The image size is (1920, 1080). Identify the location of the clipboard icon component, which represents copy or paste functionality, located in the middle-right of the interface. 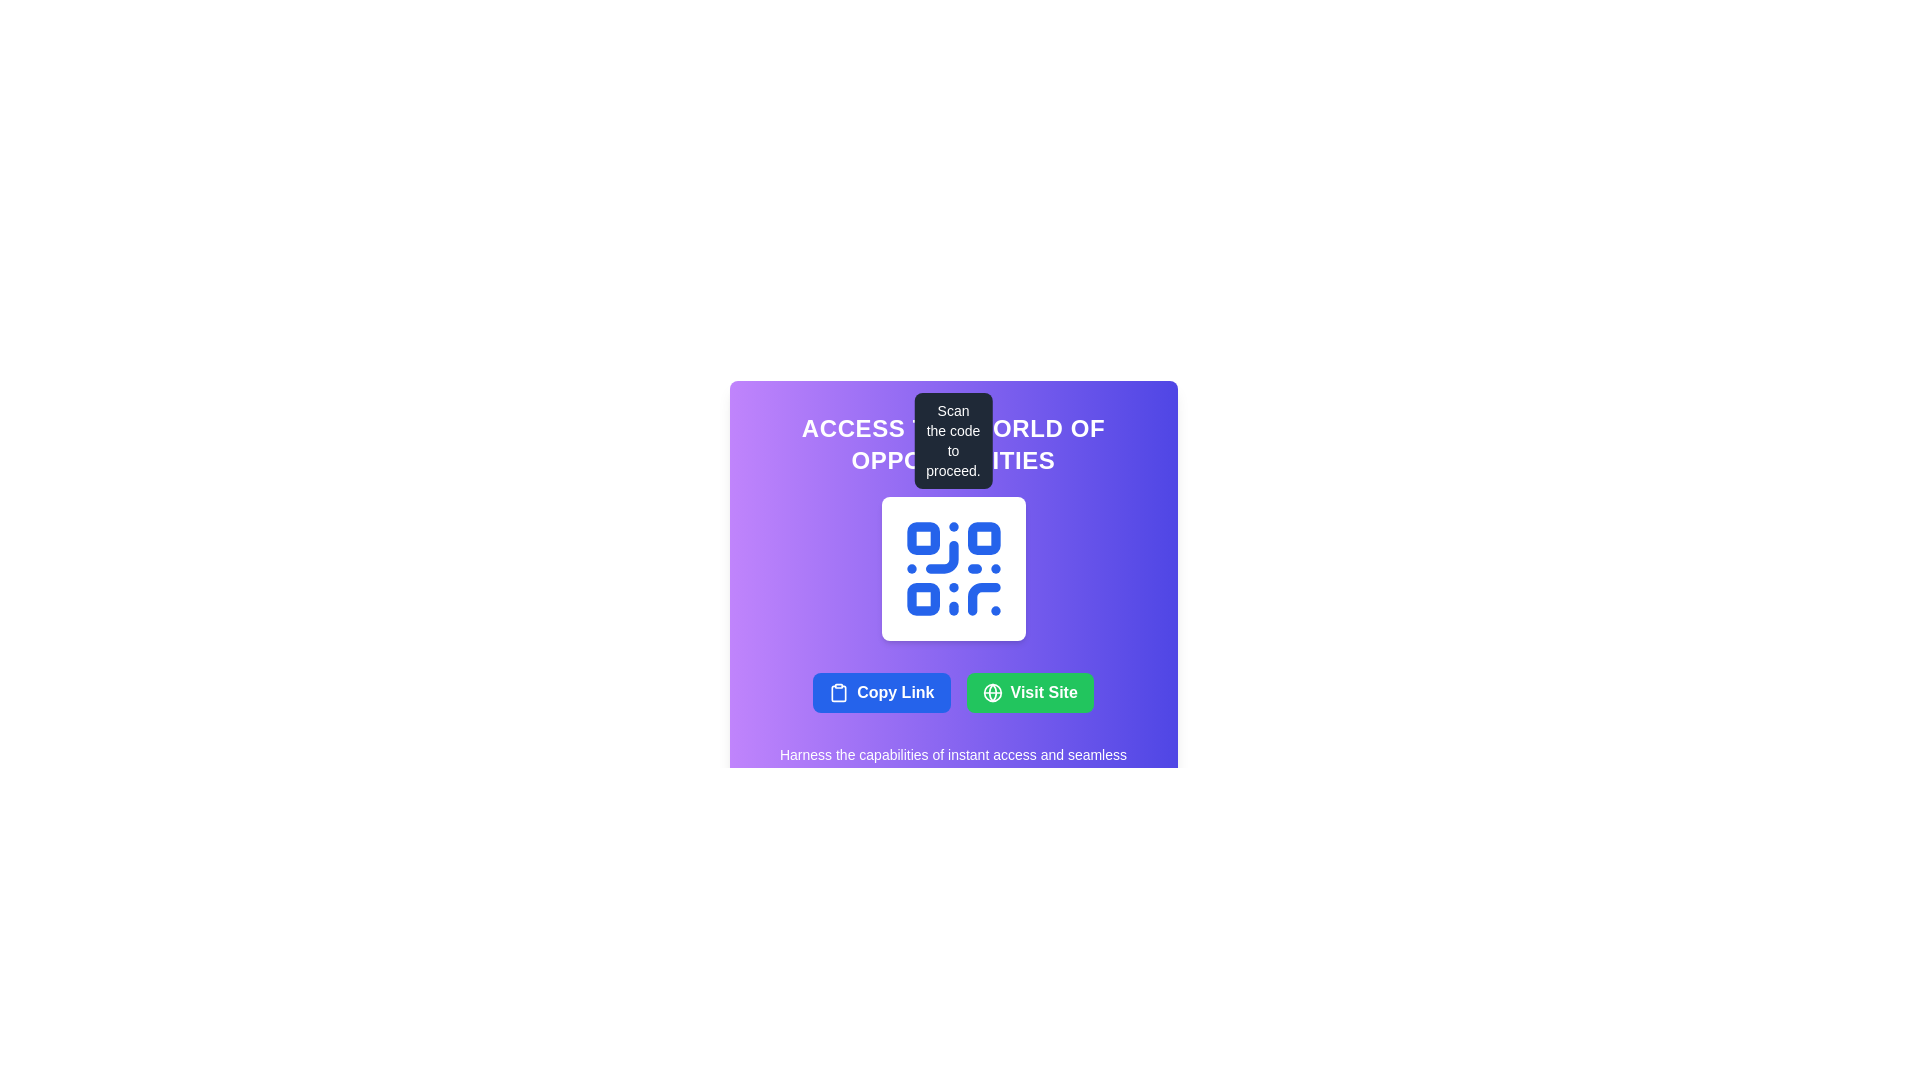
(839, 692).